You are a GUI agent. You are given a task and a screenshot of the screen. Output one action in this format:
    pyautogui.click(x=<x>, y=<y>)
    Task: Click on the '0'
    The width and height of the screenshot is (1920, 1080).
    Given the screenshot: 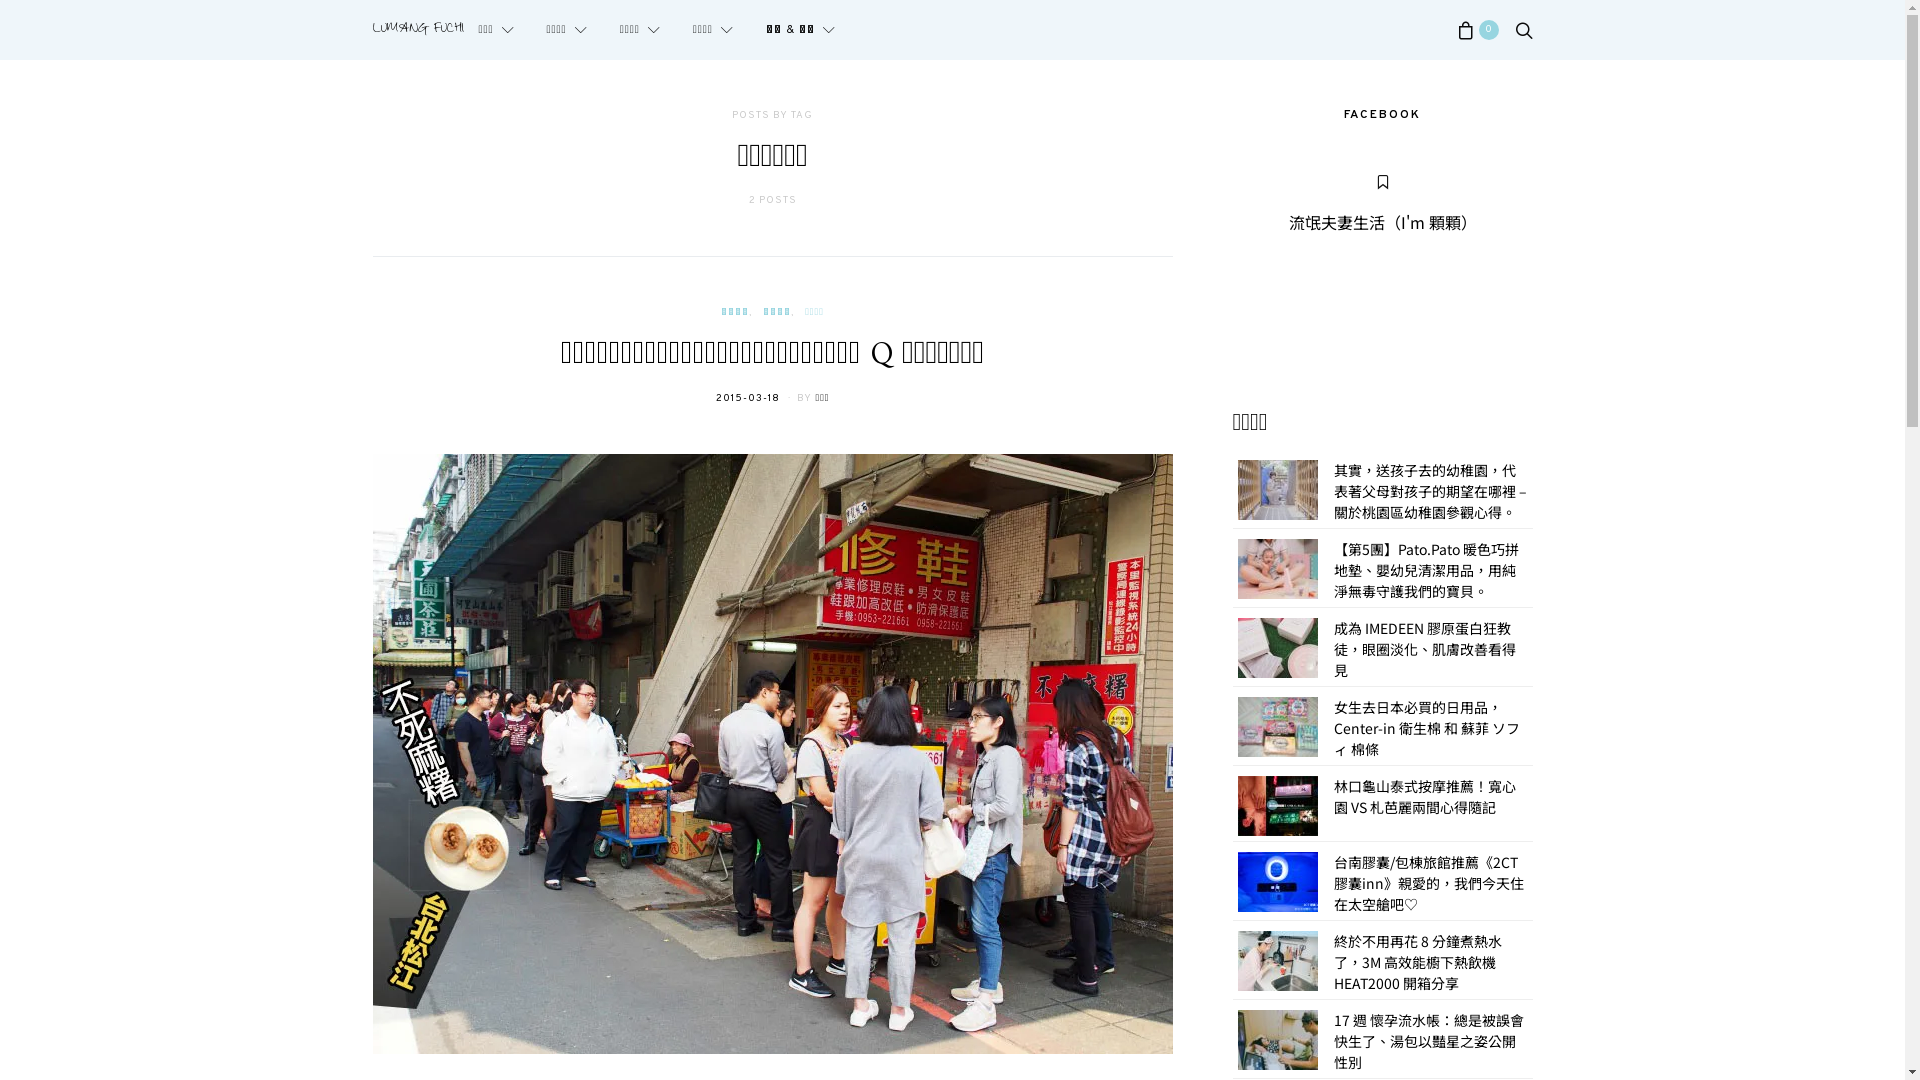 What is the action you would take?
    pyautogui.click(x=1455, y=30)
    